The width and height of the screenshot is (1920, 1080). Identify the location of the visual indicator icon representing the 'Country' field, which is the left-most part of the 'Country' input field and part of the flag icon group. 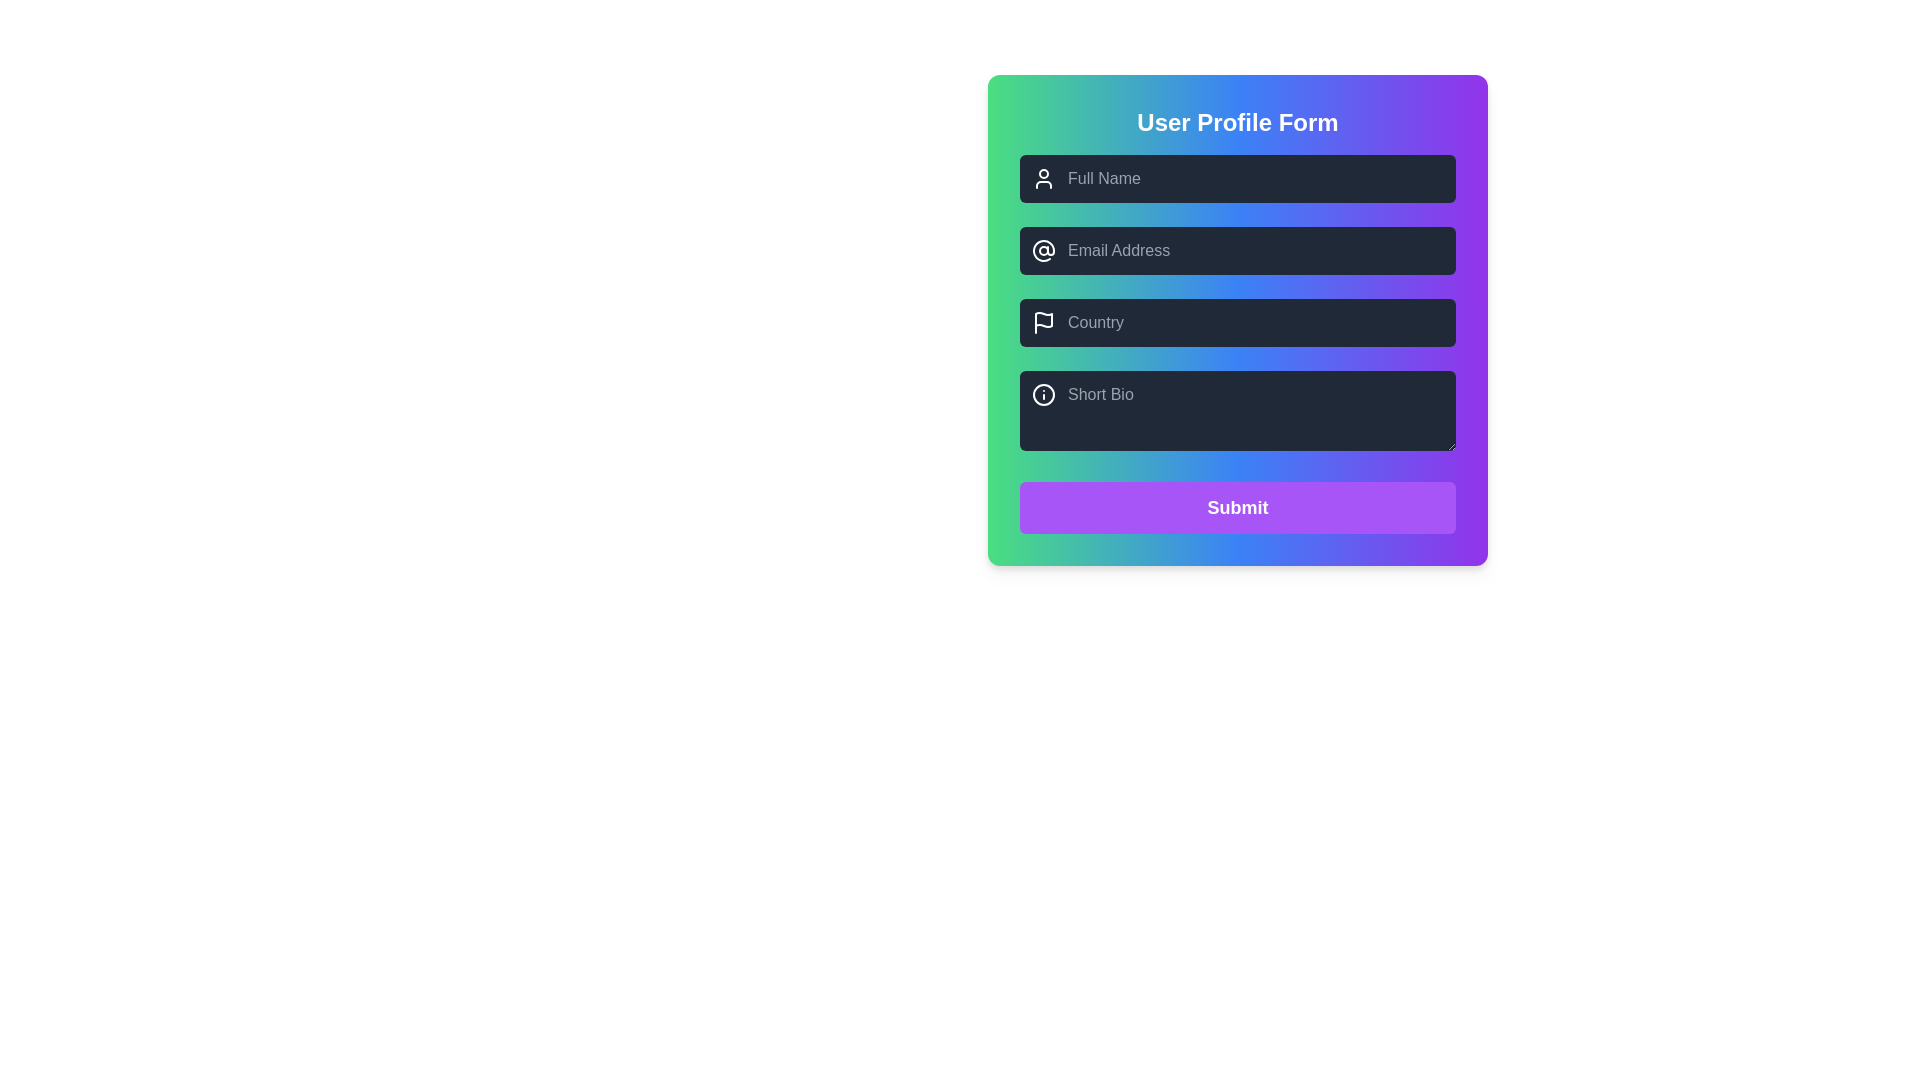
(1042, 319).